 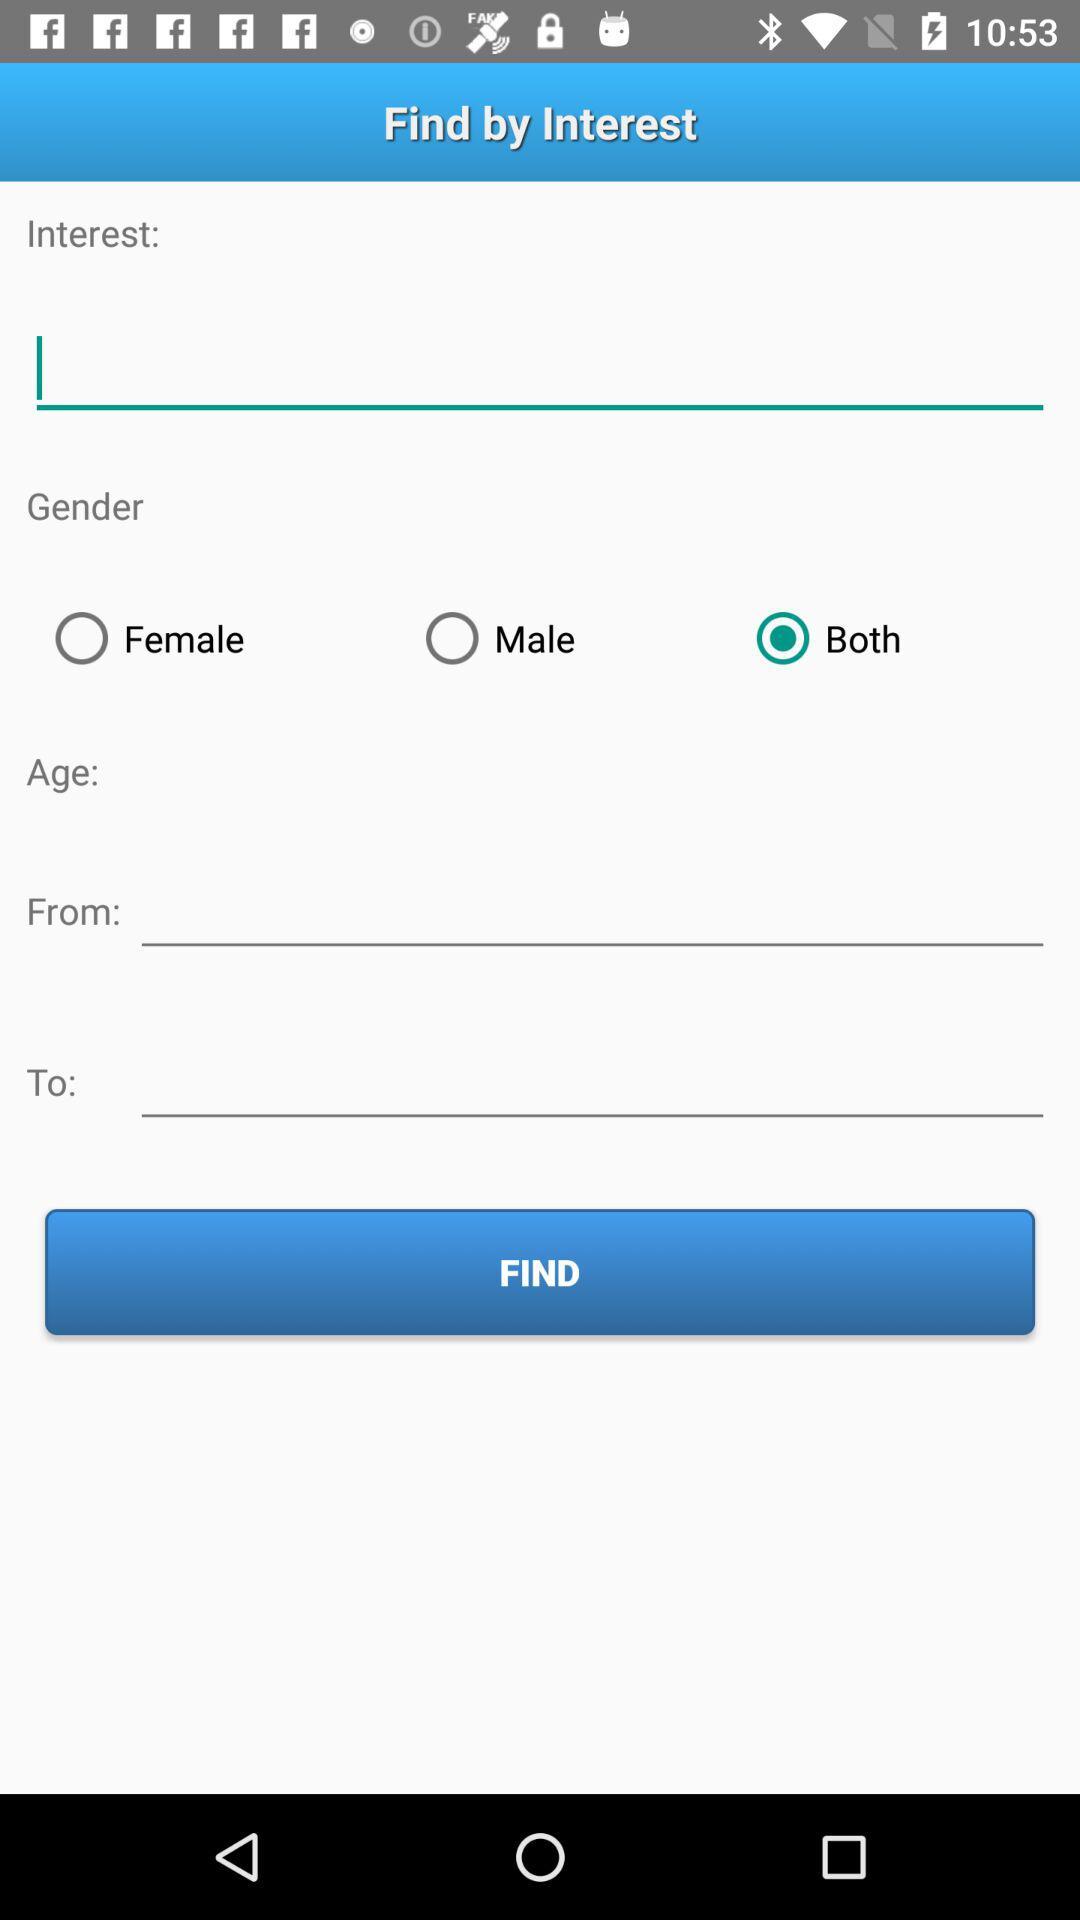 What do you see at coordinates (562, 637) in the screenshot?
I see `the radio button to the left of both` at bounding box center [562, 637].